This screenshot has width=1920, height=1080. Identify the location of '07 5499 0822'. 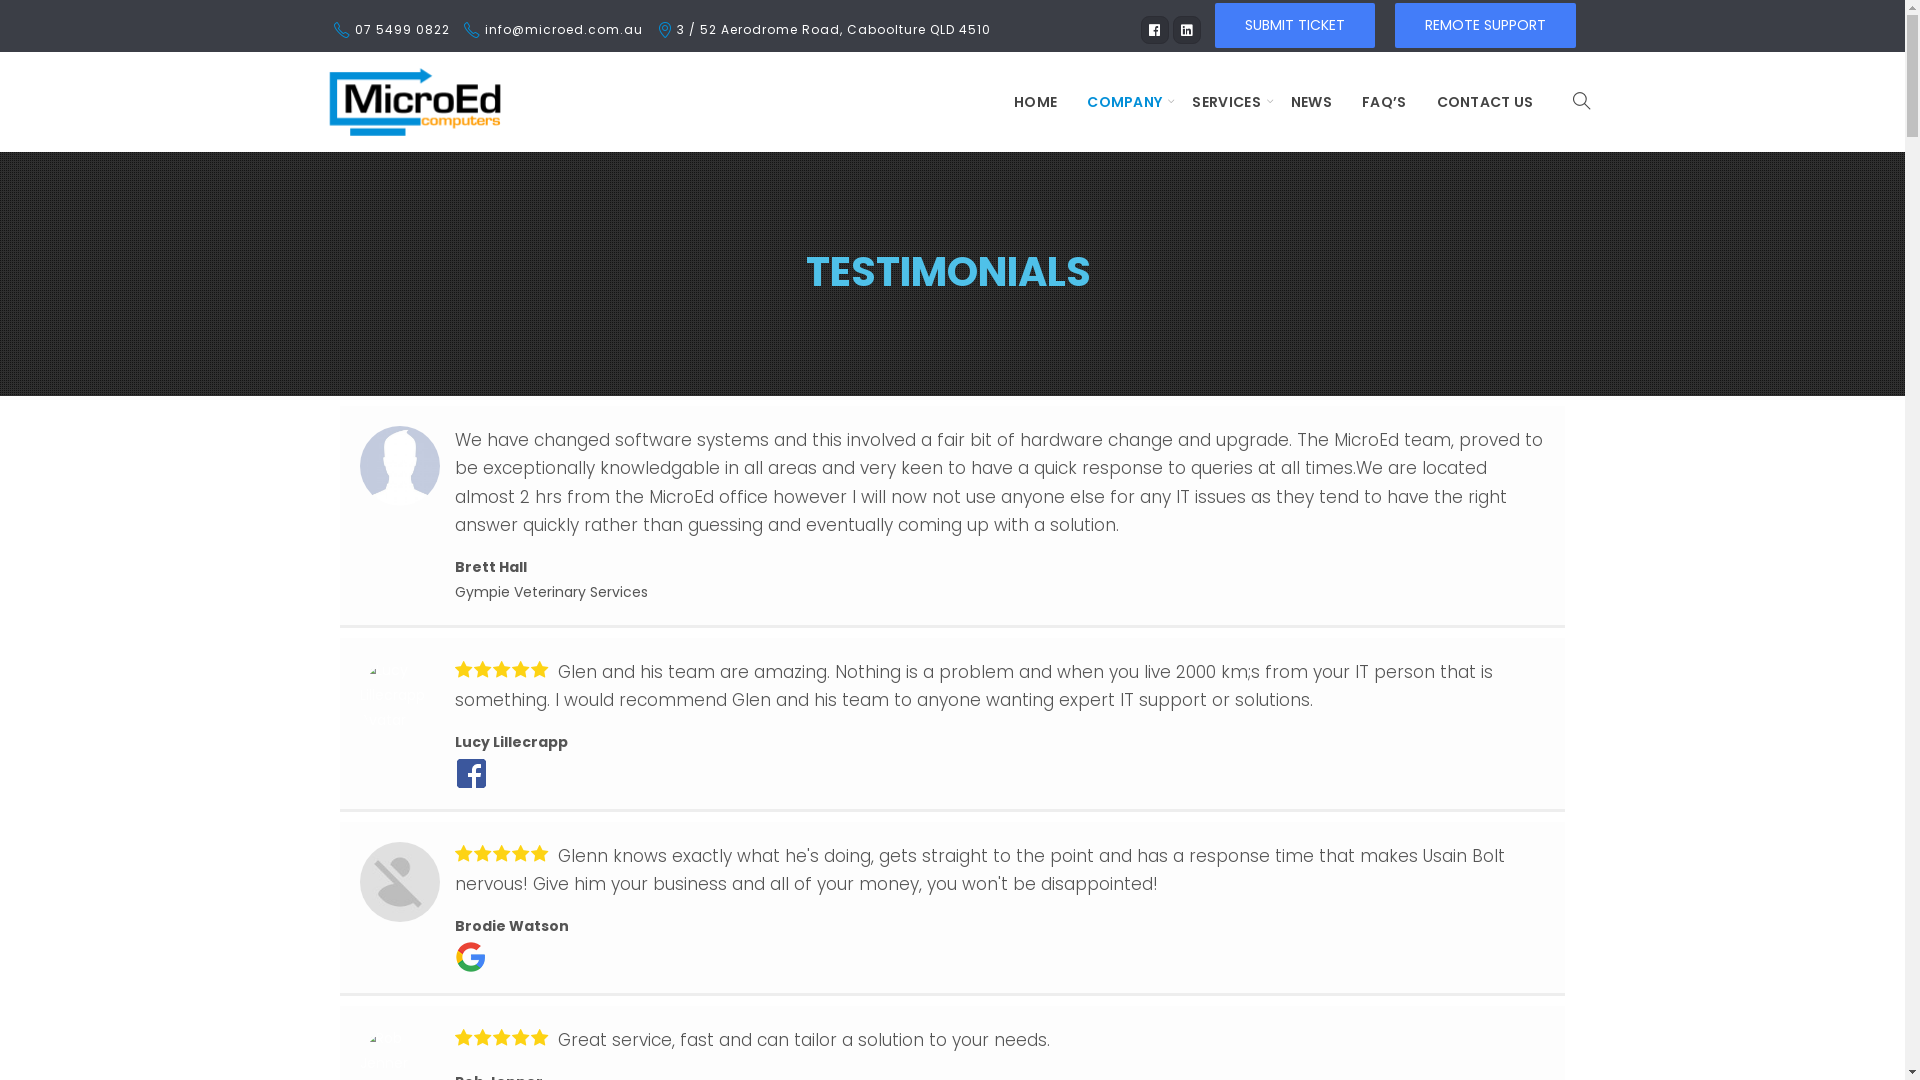
(354, 29).